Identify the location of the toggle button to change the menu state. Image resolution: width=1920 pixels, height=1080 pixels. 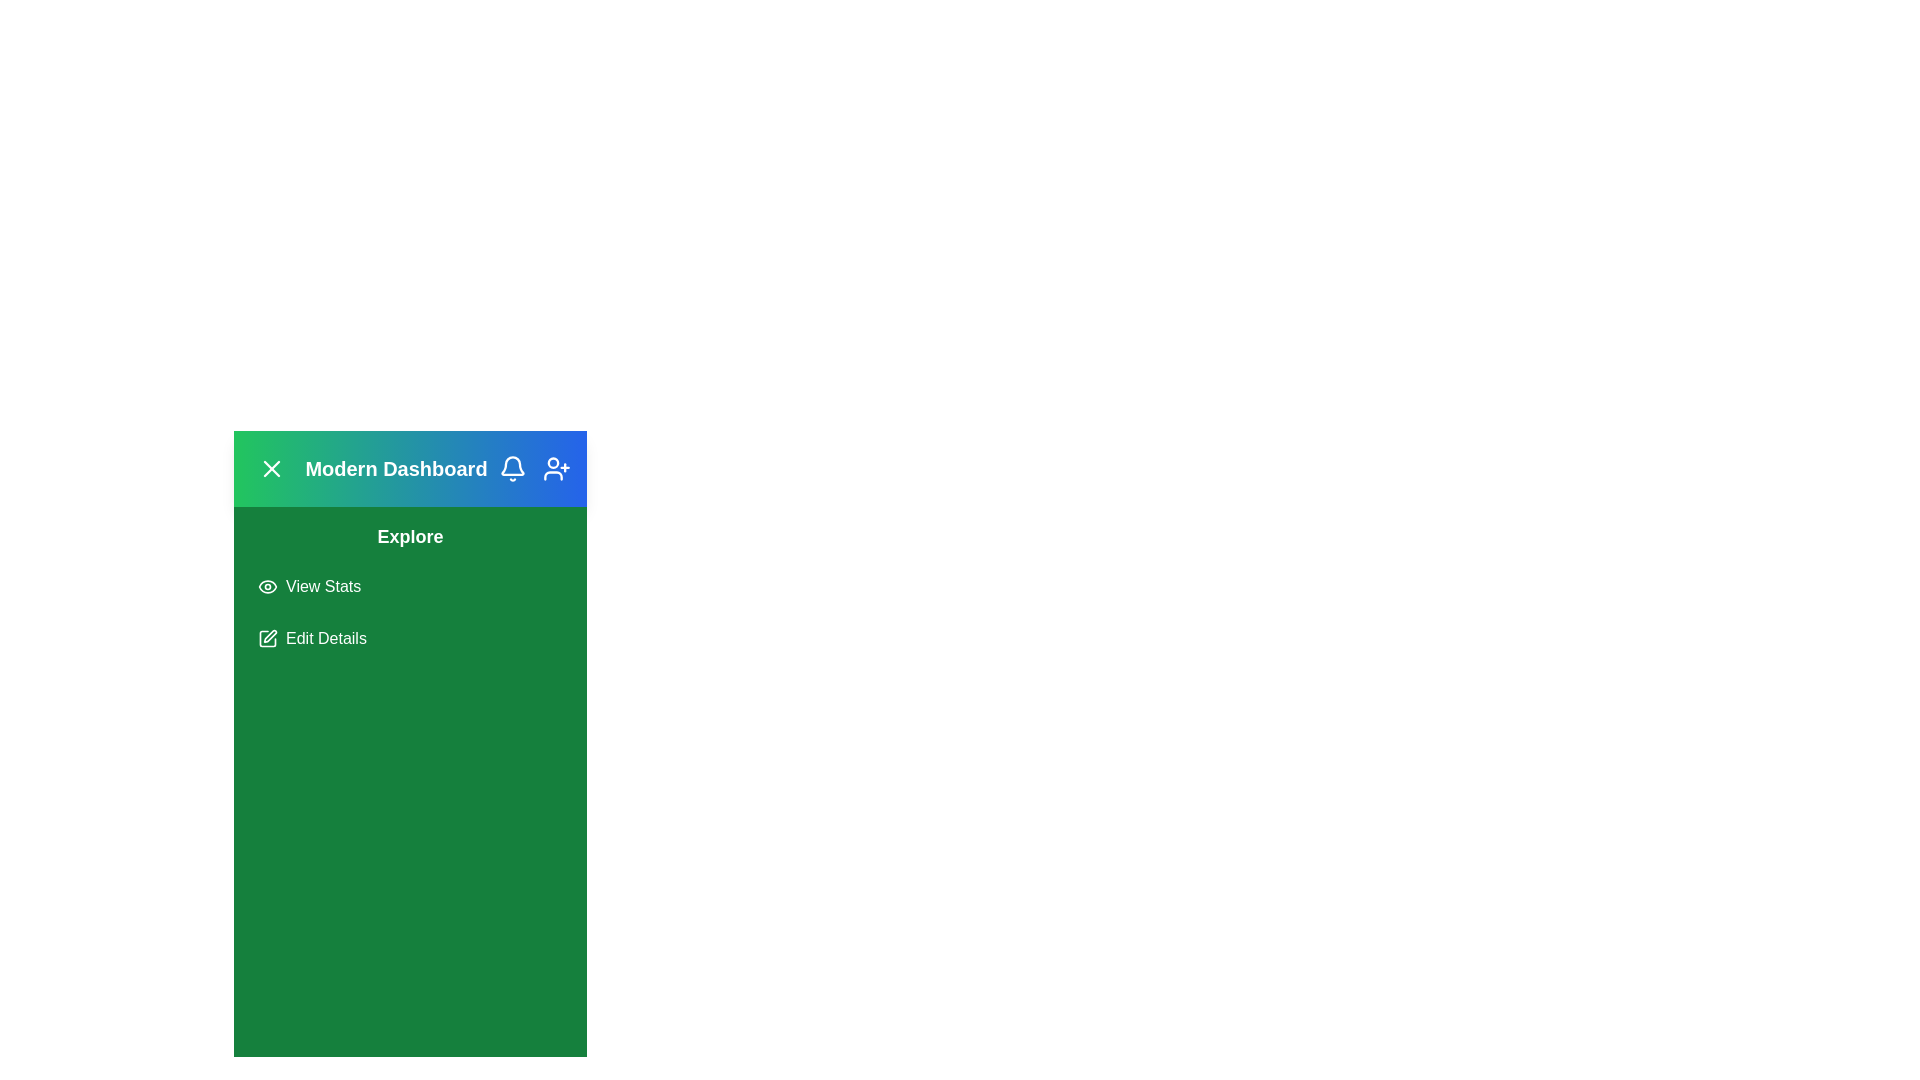
(271, 469).